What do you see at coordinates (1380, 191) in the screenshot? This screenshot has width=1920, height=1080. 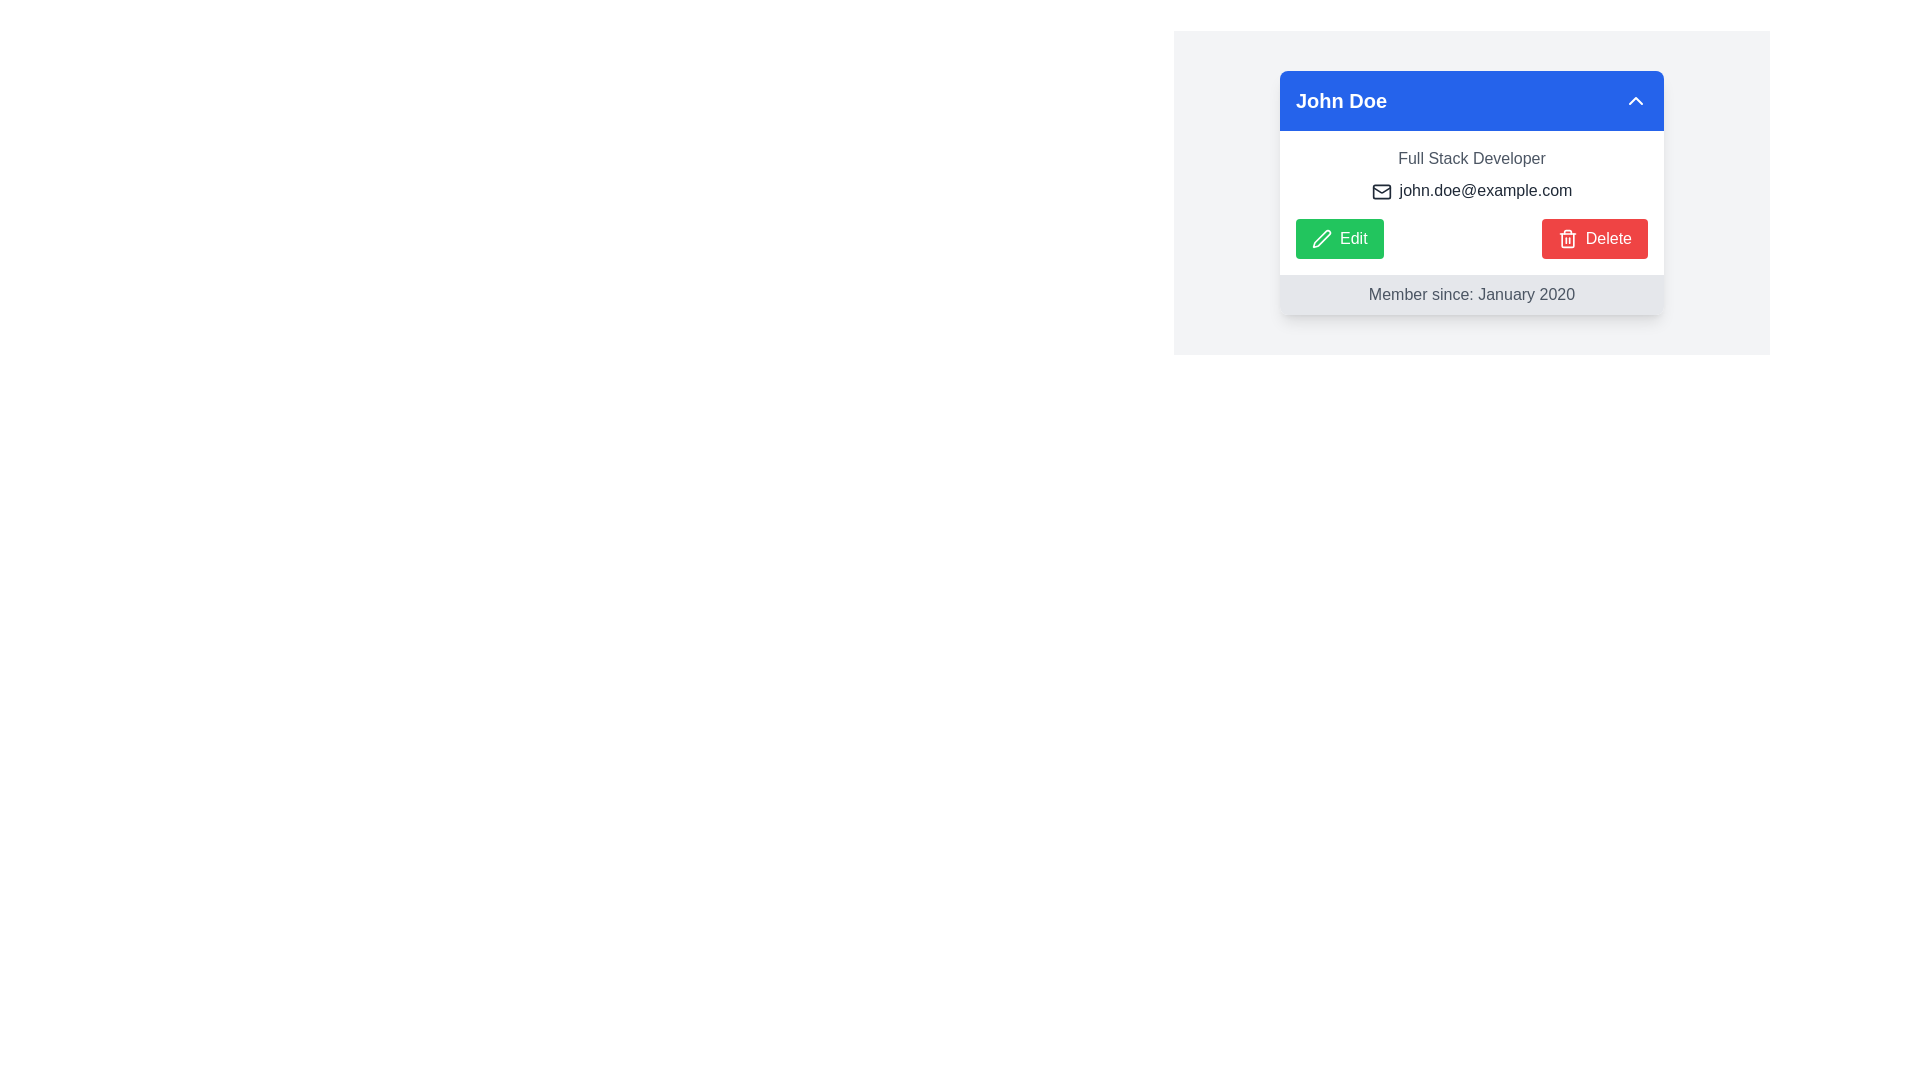 I see `the mail icon, which is a simplistic outlined envelope located to the left of the email address 'john.doe@example.com' in the email section of the card interface` at bounding box center [1380, 191].